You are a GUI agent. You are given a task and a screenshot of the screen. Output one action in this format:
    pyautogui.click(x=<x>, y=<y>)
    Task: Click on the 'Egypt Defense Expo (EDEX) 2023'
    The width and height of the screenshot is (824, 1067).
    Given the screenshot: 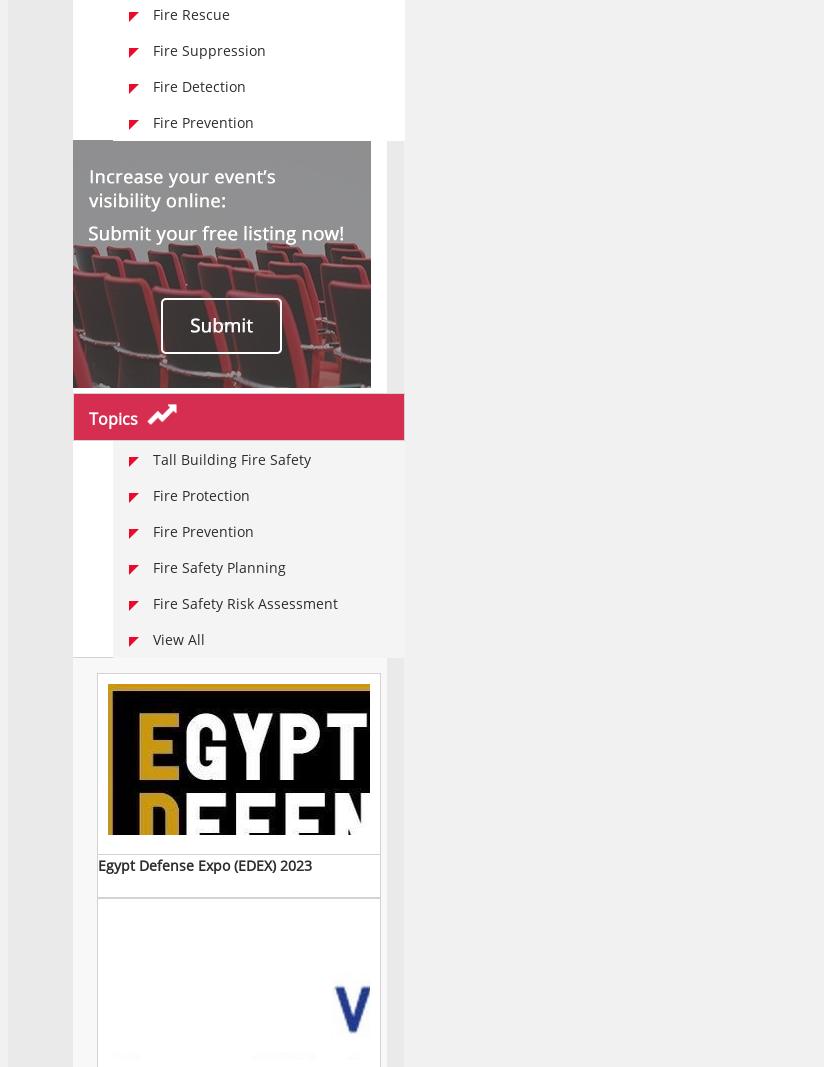 What is the action you would take?
    pyautogui.click(x=96, y=864)
    